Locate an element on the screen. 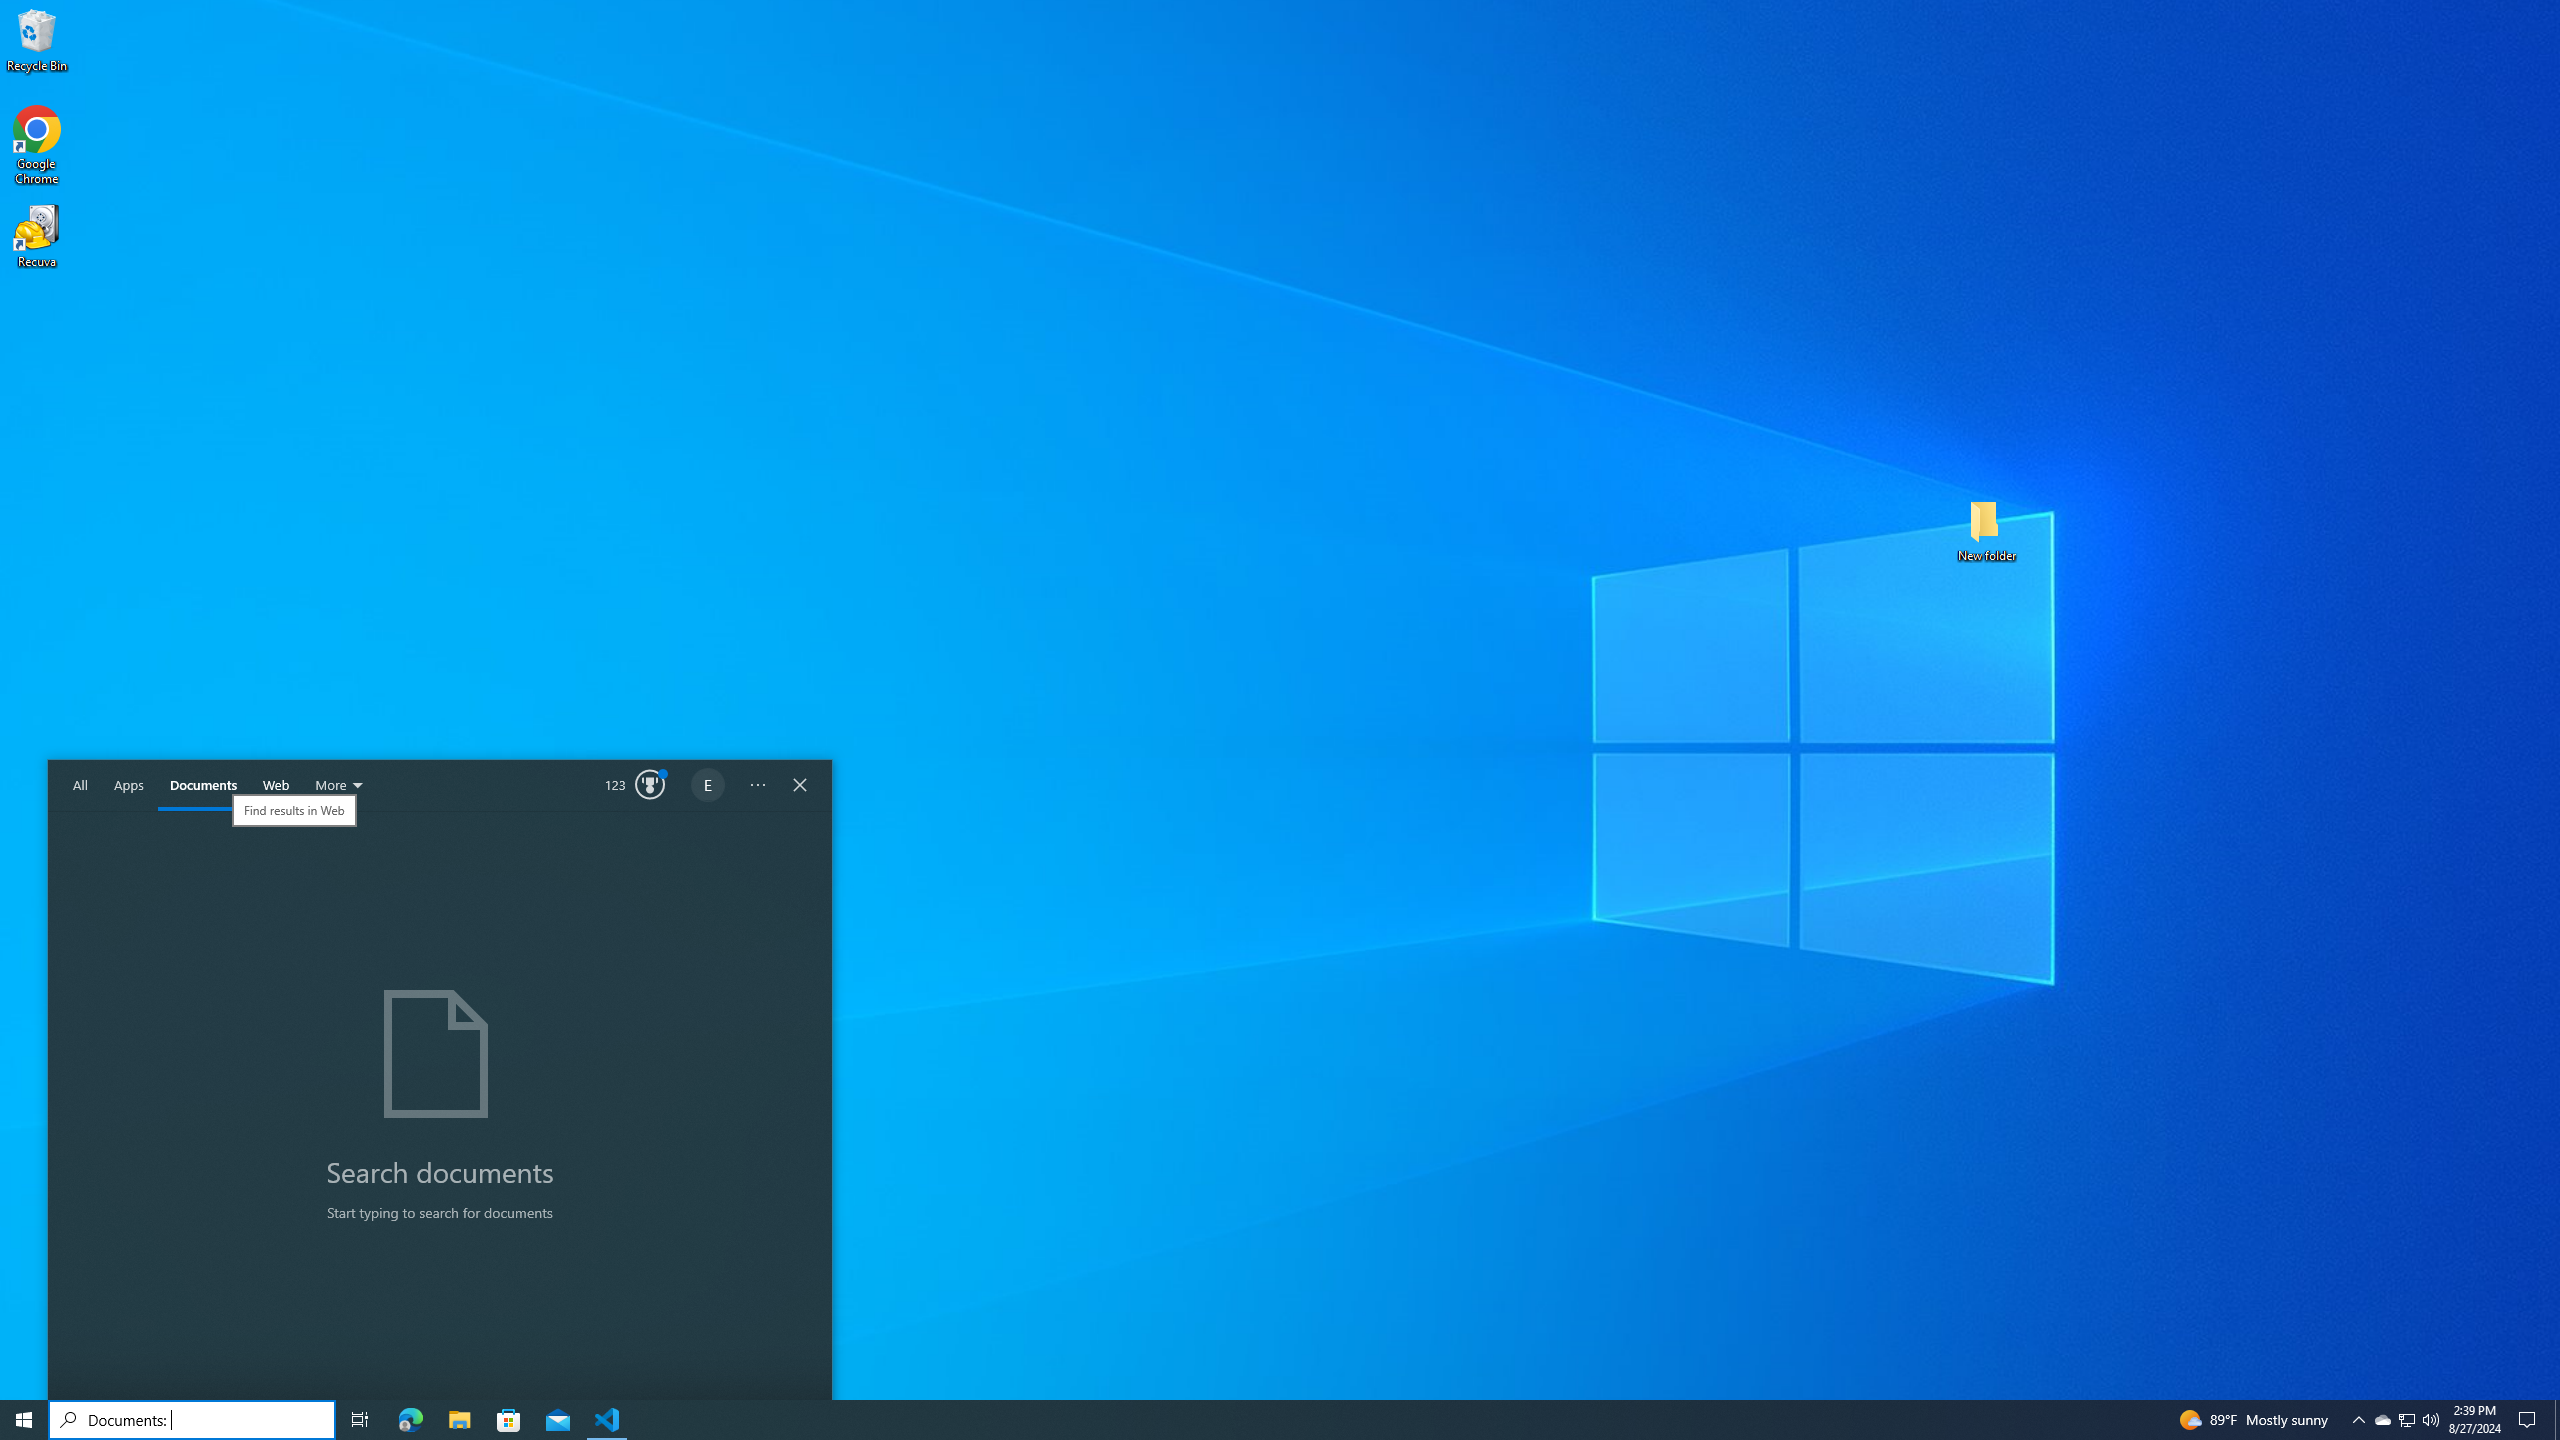 The image size is (2560, 1440). 'Q2790: 100%' is located at coordinates (2429, 1418).